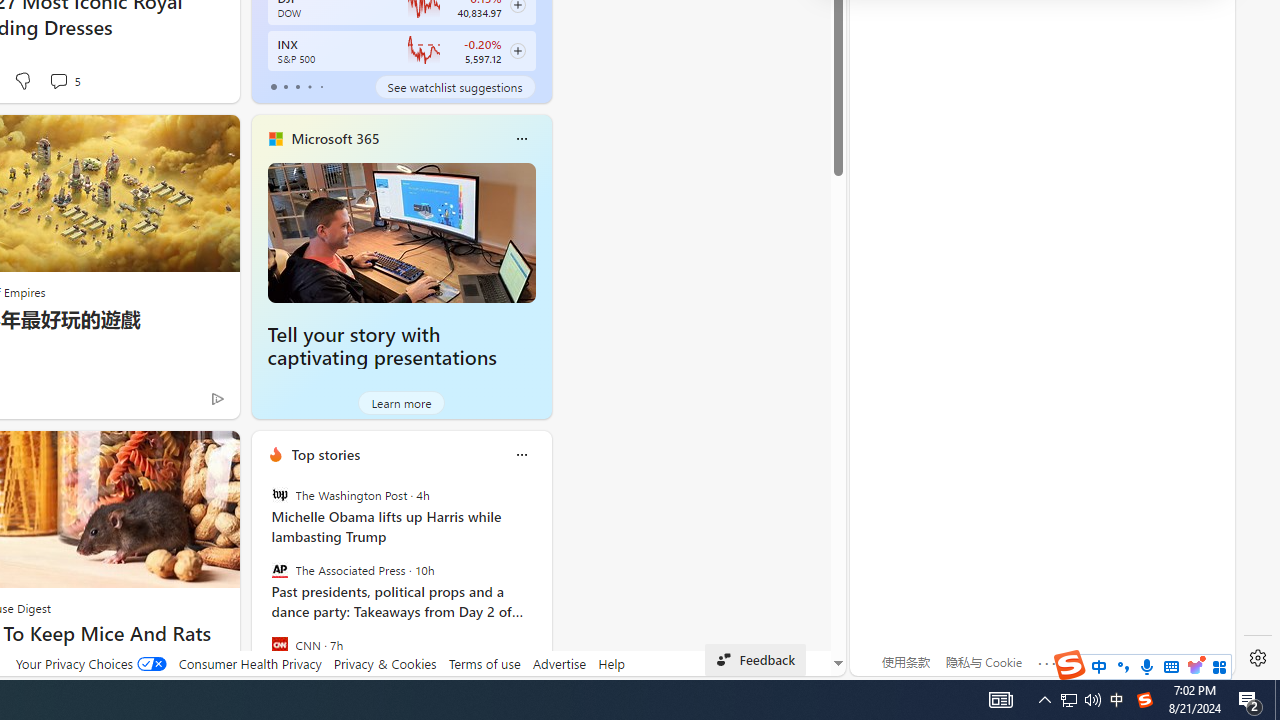 The width and height of the screenshot is (1280, 720). What do you see at coordinates (296, 86) in the screenshot?
I see `'tab-2'` at bounding box center [296, 86].